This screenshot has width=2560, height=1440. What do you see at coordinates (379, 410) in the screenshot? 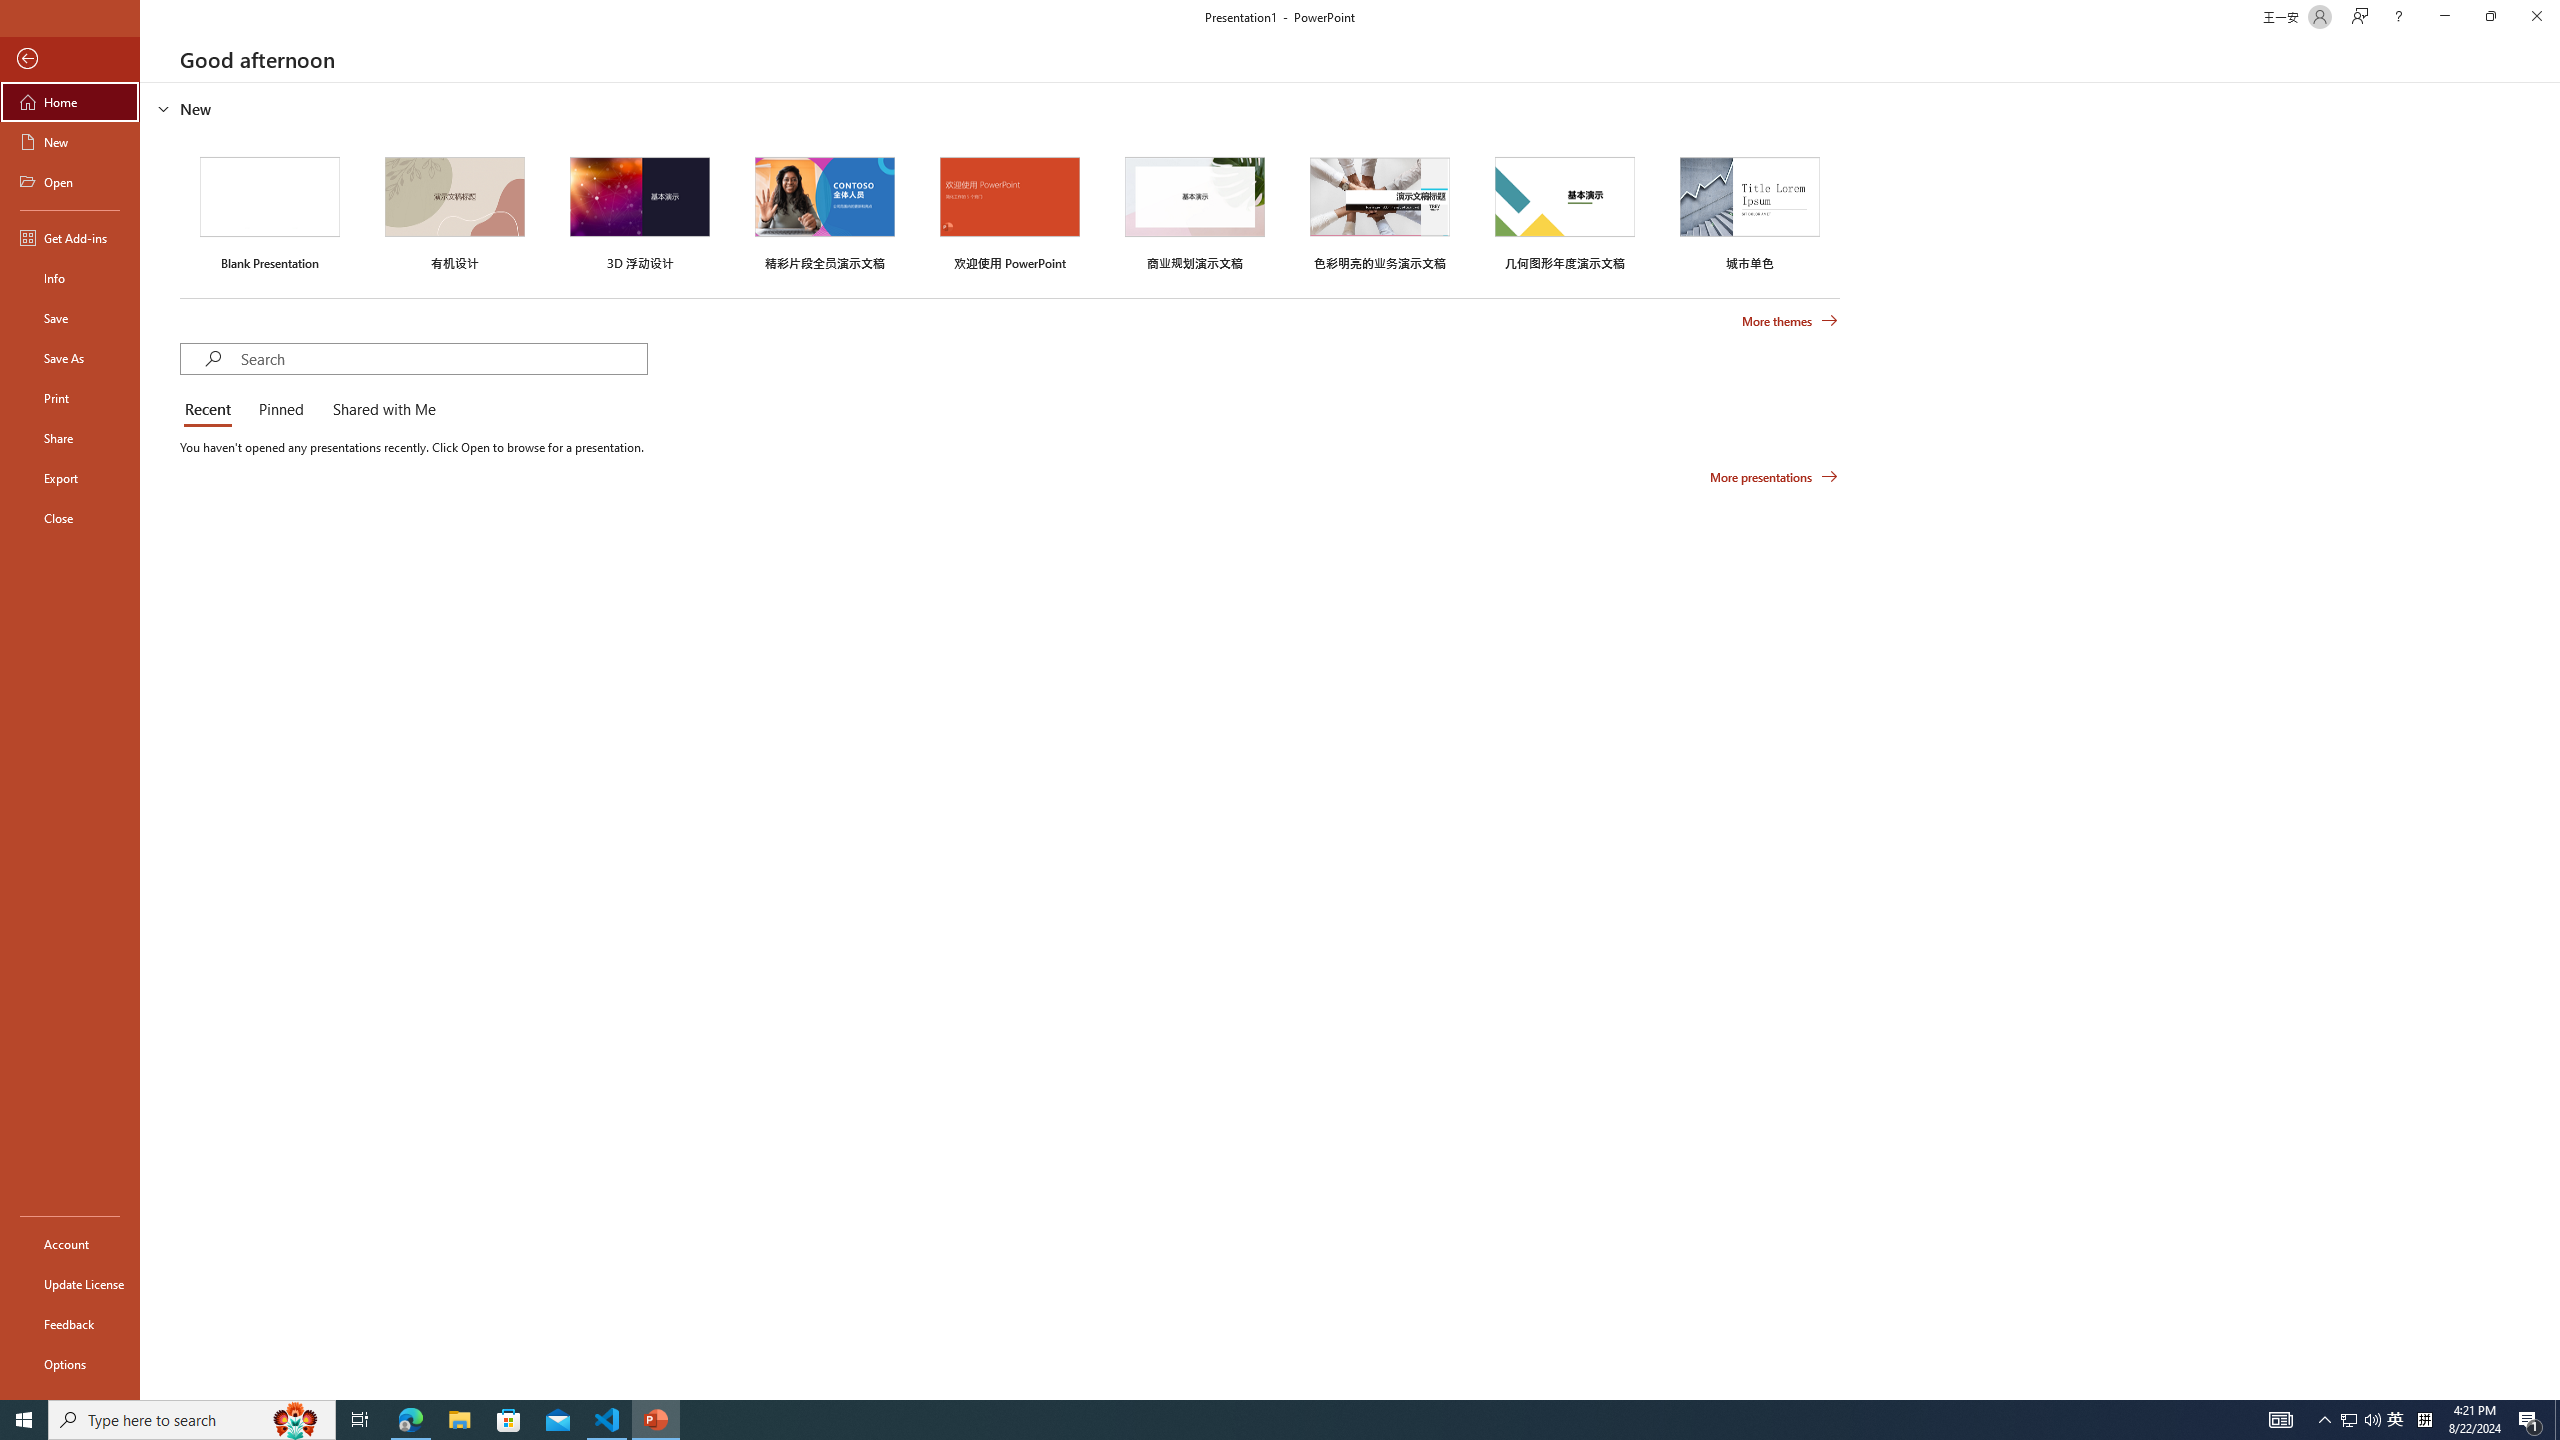
I see `'Shared with Me'` at bounding box center [379, 410].